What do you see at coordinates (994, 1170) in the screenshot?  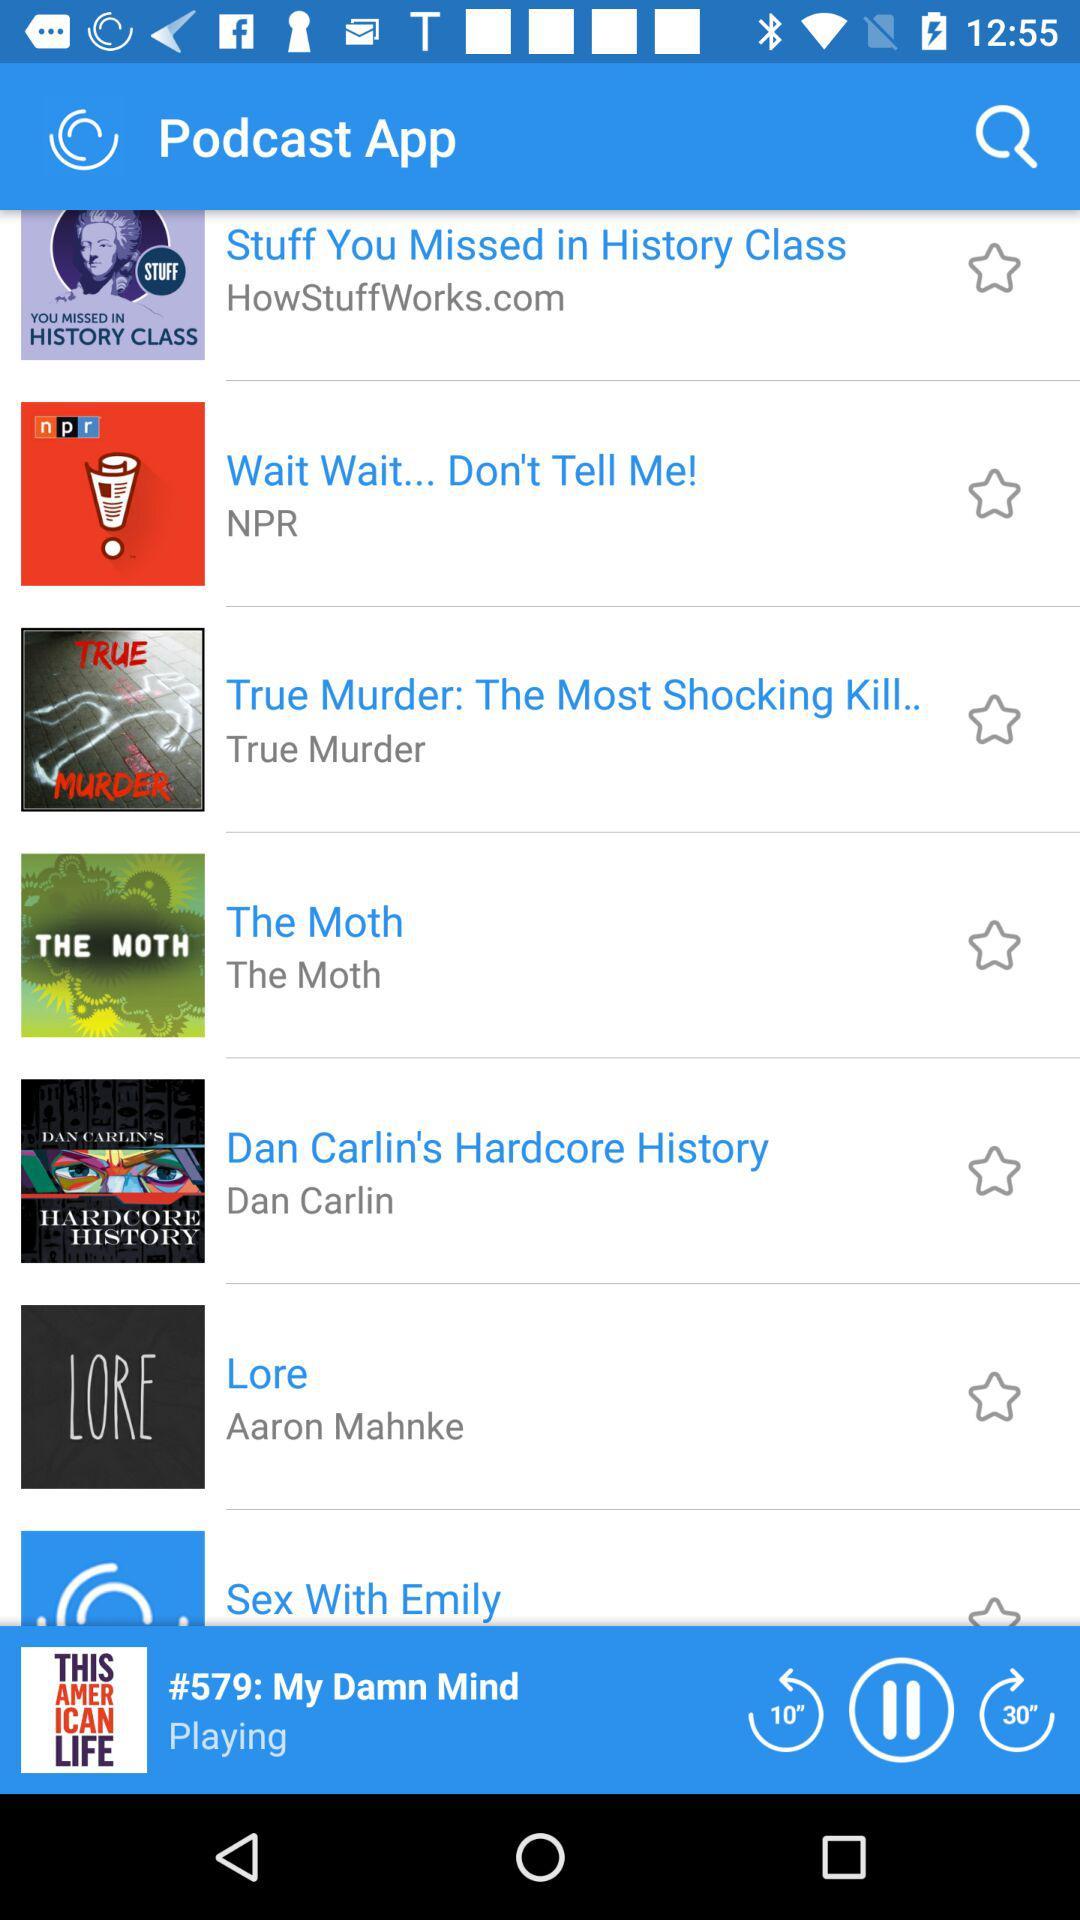 I see `favourite` at bounding box center [994, 1170].